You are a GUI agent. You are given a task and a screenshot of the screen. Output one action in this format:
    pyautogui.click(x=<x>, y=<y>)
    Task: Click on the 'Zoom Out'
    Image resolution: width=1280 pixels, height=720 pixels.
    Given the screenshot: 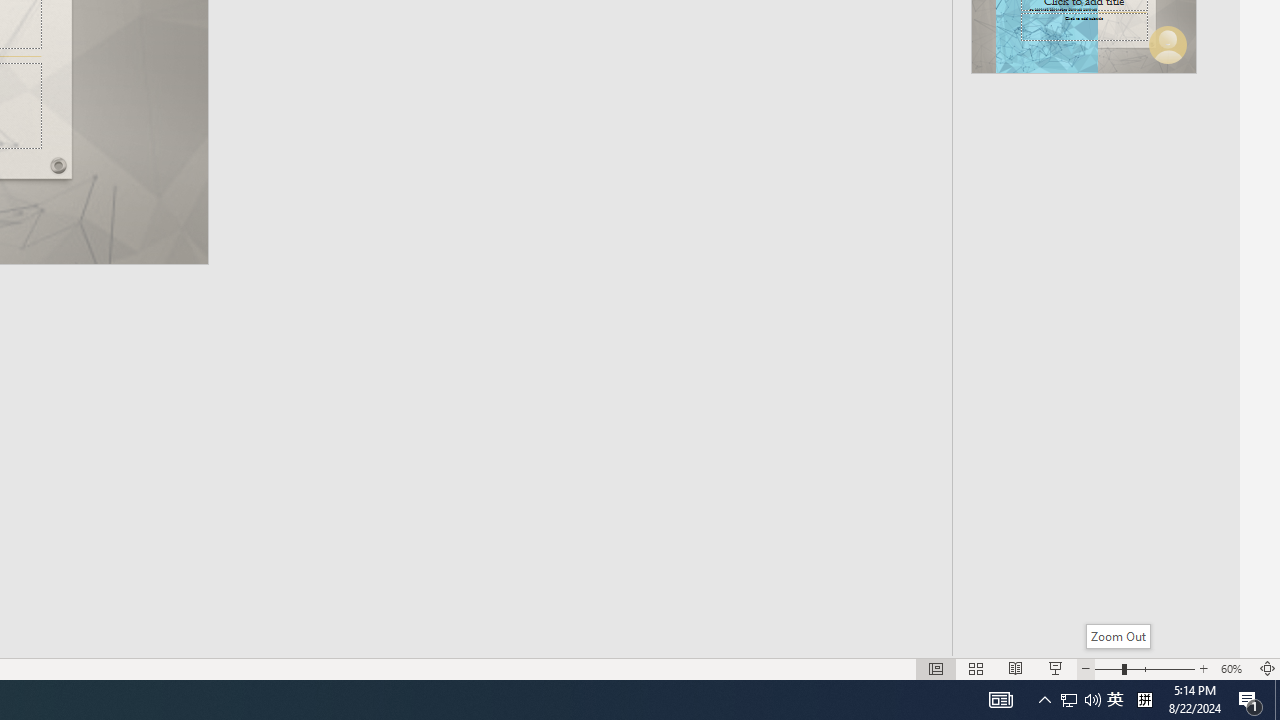 What is the action you would take?
    pyautogui.click(x=1107, y=669)
    